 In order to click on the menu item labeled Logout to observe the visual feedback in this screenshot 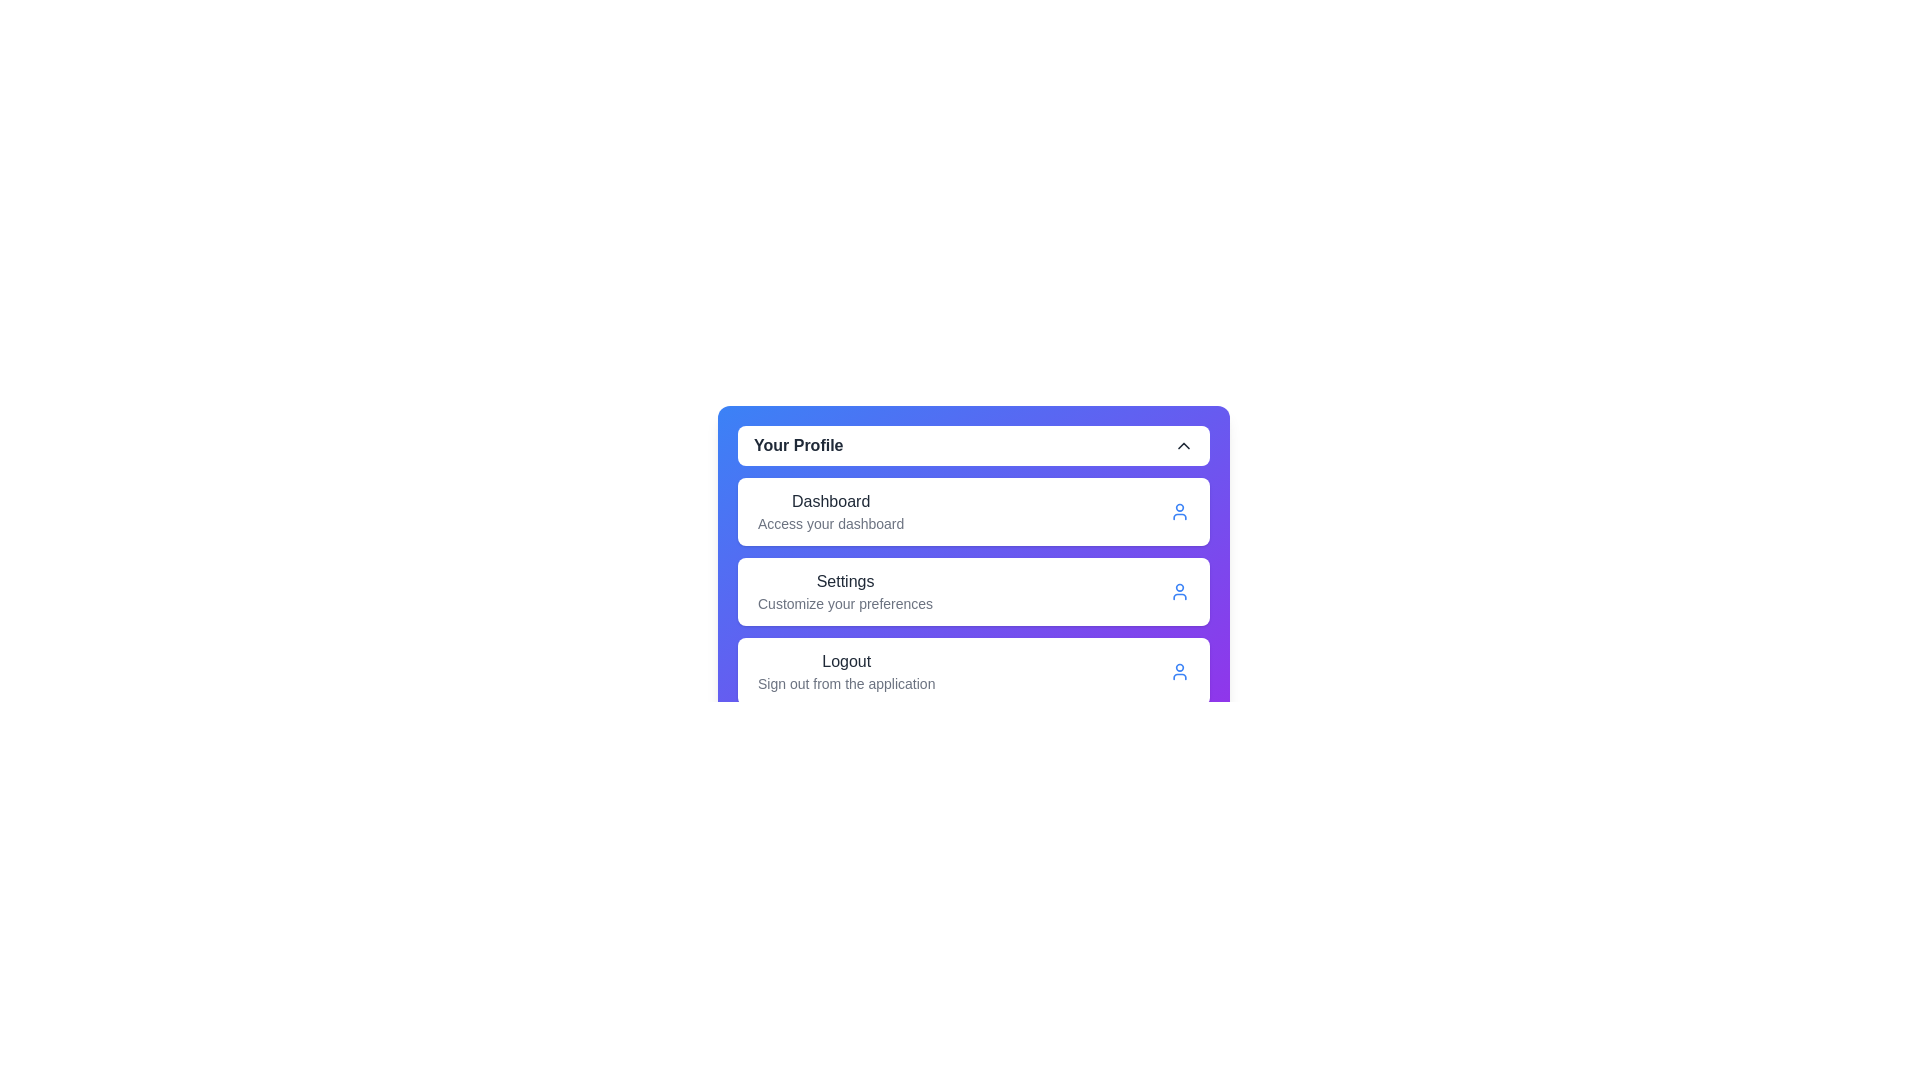, I will do `click(845, 671)`.